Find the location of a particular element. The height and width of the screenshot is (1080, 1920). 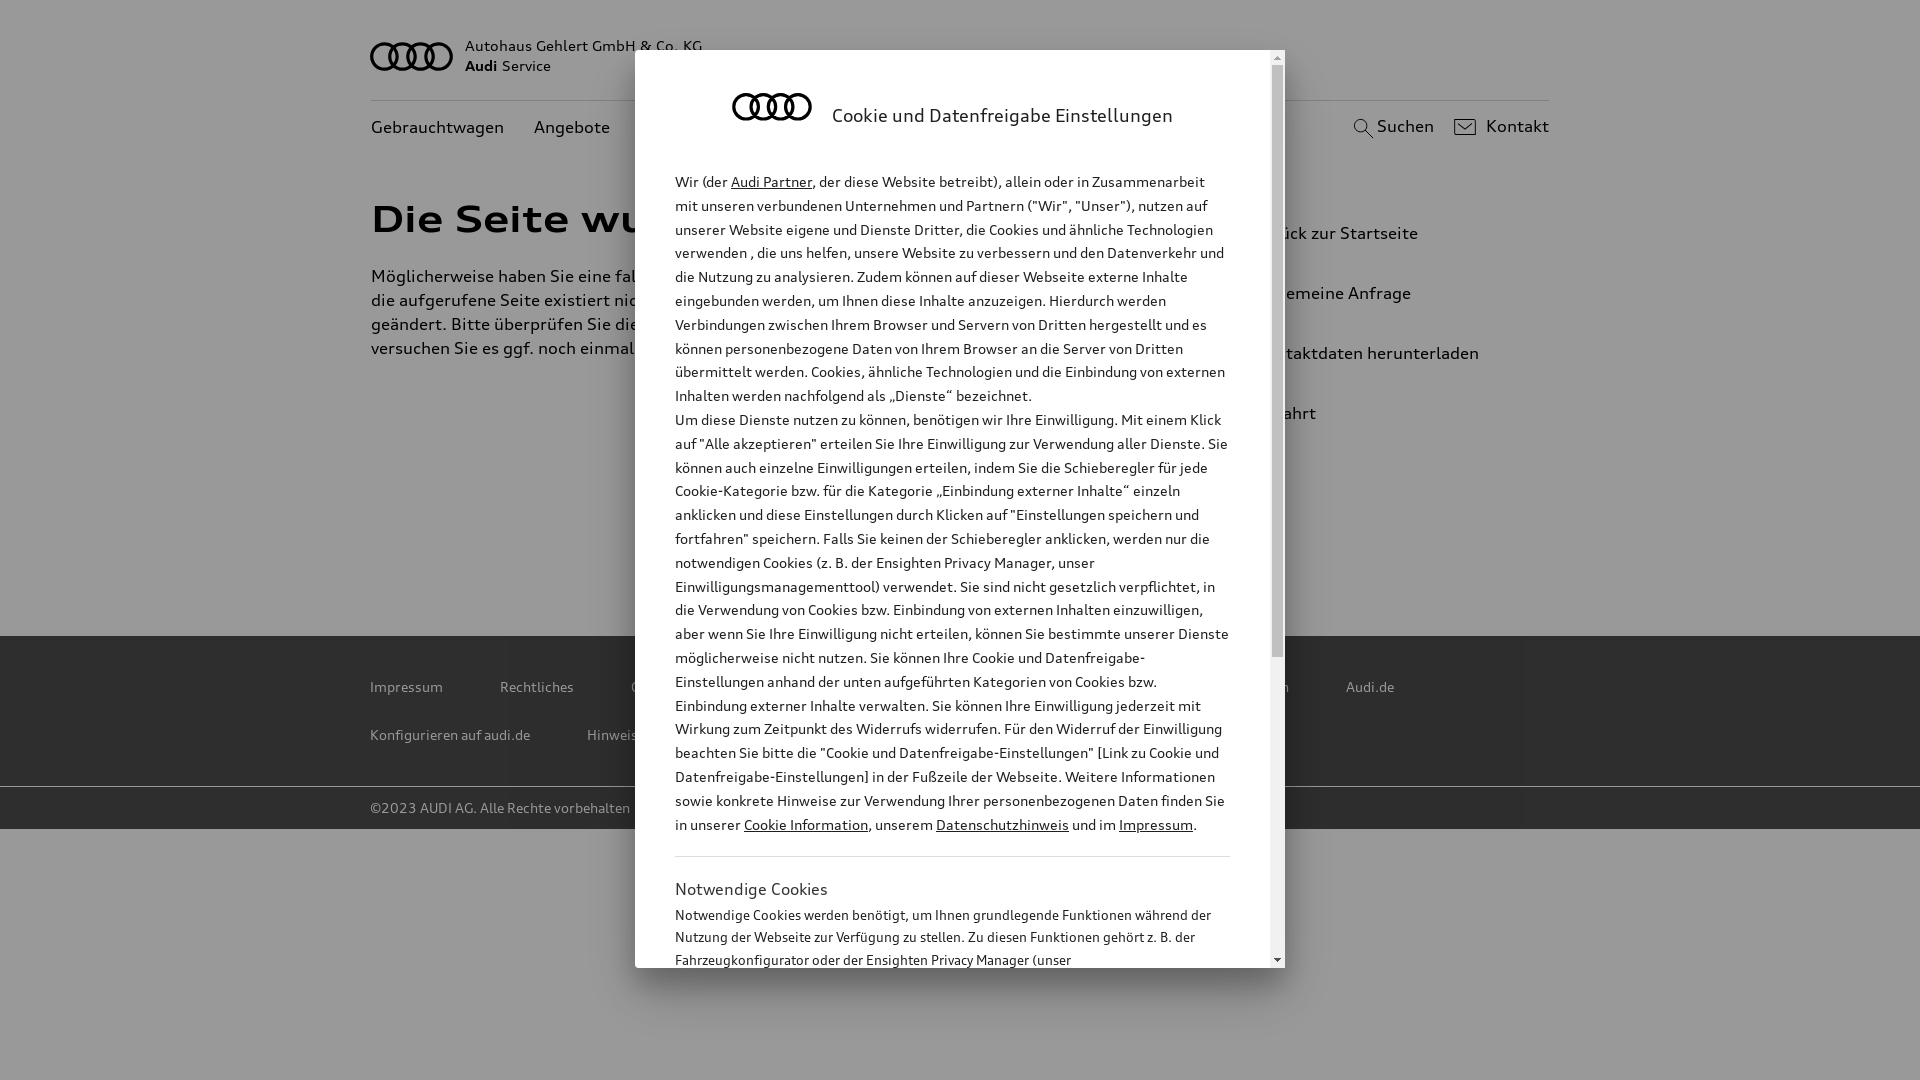

'Angebote' is located at coordinates (570, 127).